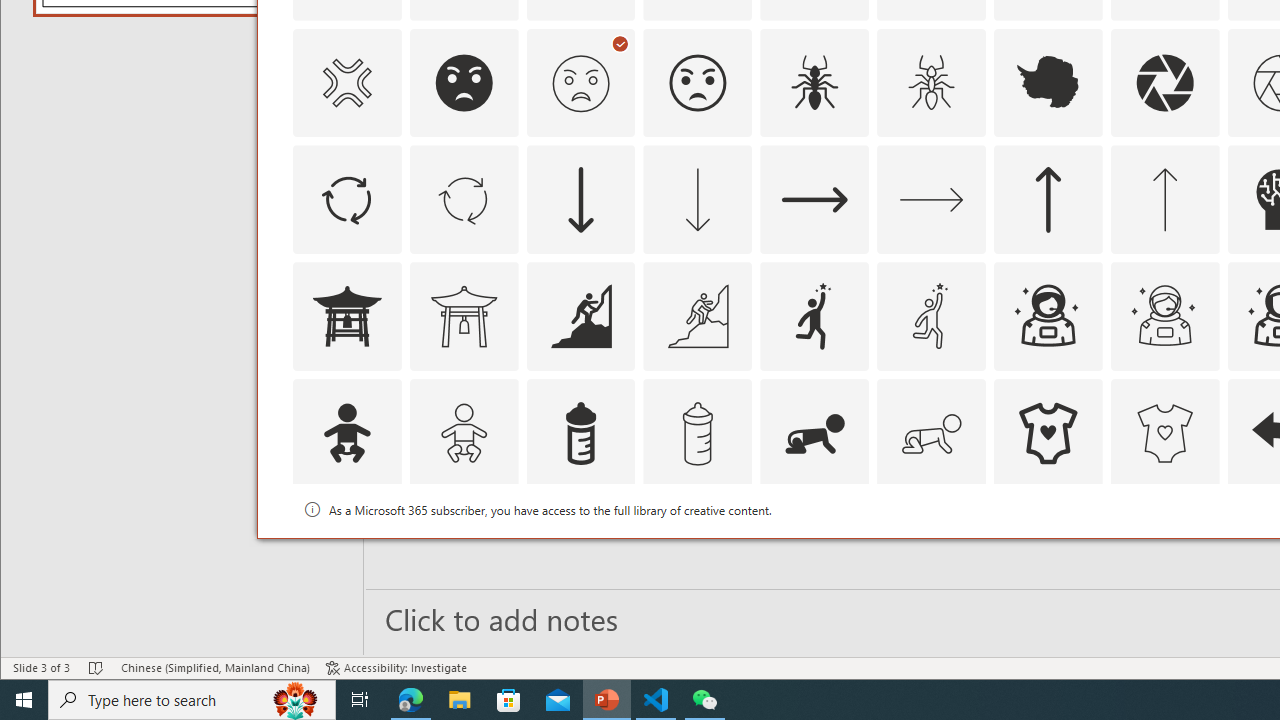 The image size is (1280, 720). I want to click on 'AutomationID: Icons_Ant', so click(815, 81).